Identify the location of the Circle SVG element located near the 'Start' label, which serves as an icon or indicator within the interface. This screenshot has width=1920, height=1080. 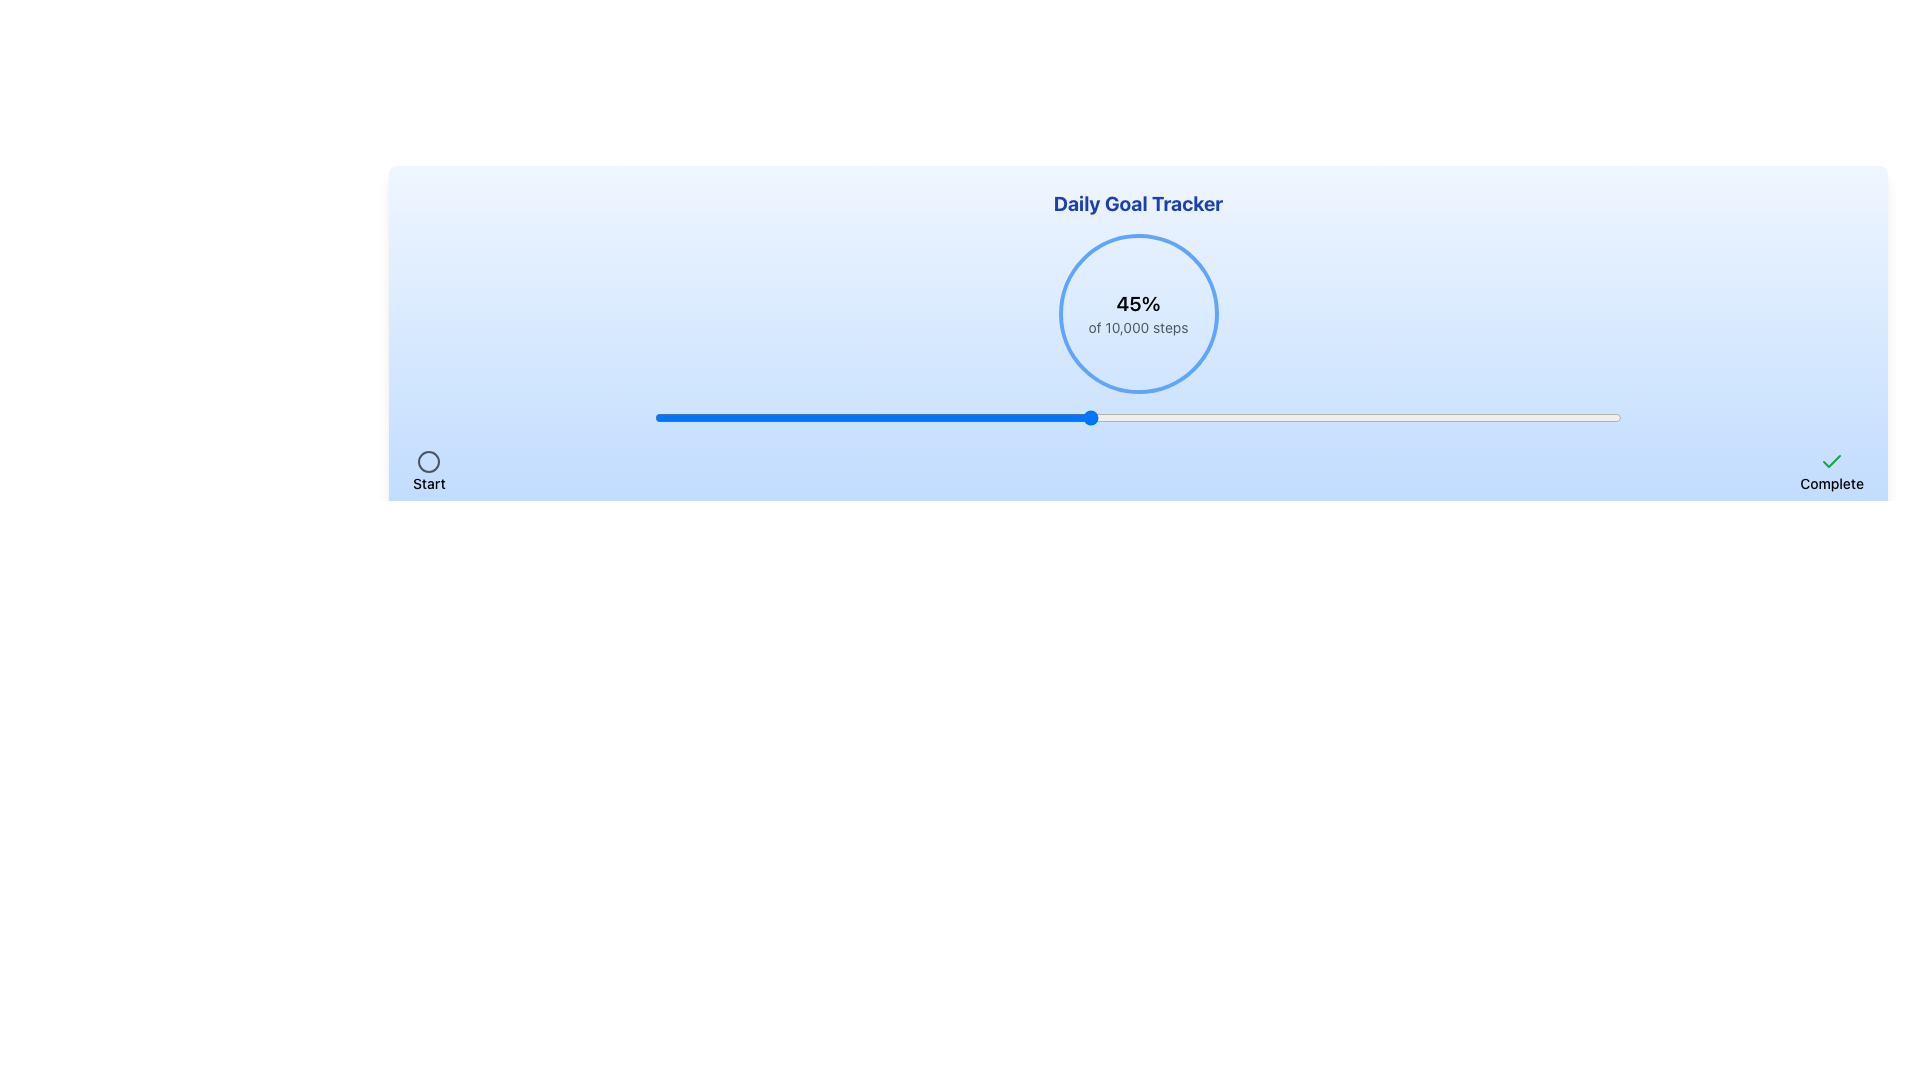
(428, 462).